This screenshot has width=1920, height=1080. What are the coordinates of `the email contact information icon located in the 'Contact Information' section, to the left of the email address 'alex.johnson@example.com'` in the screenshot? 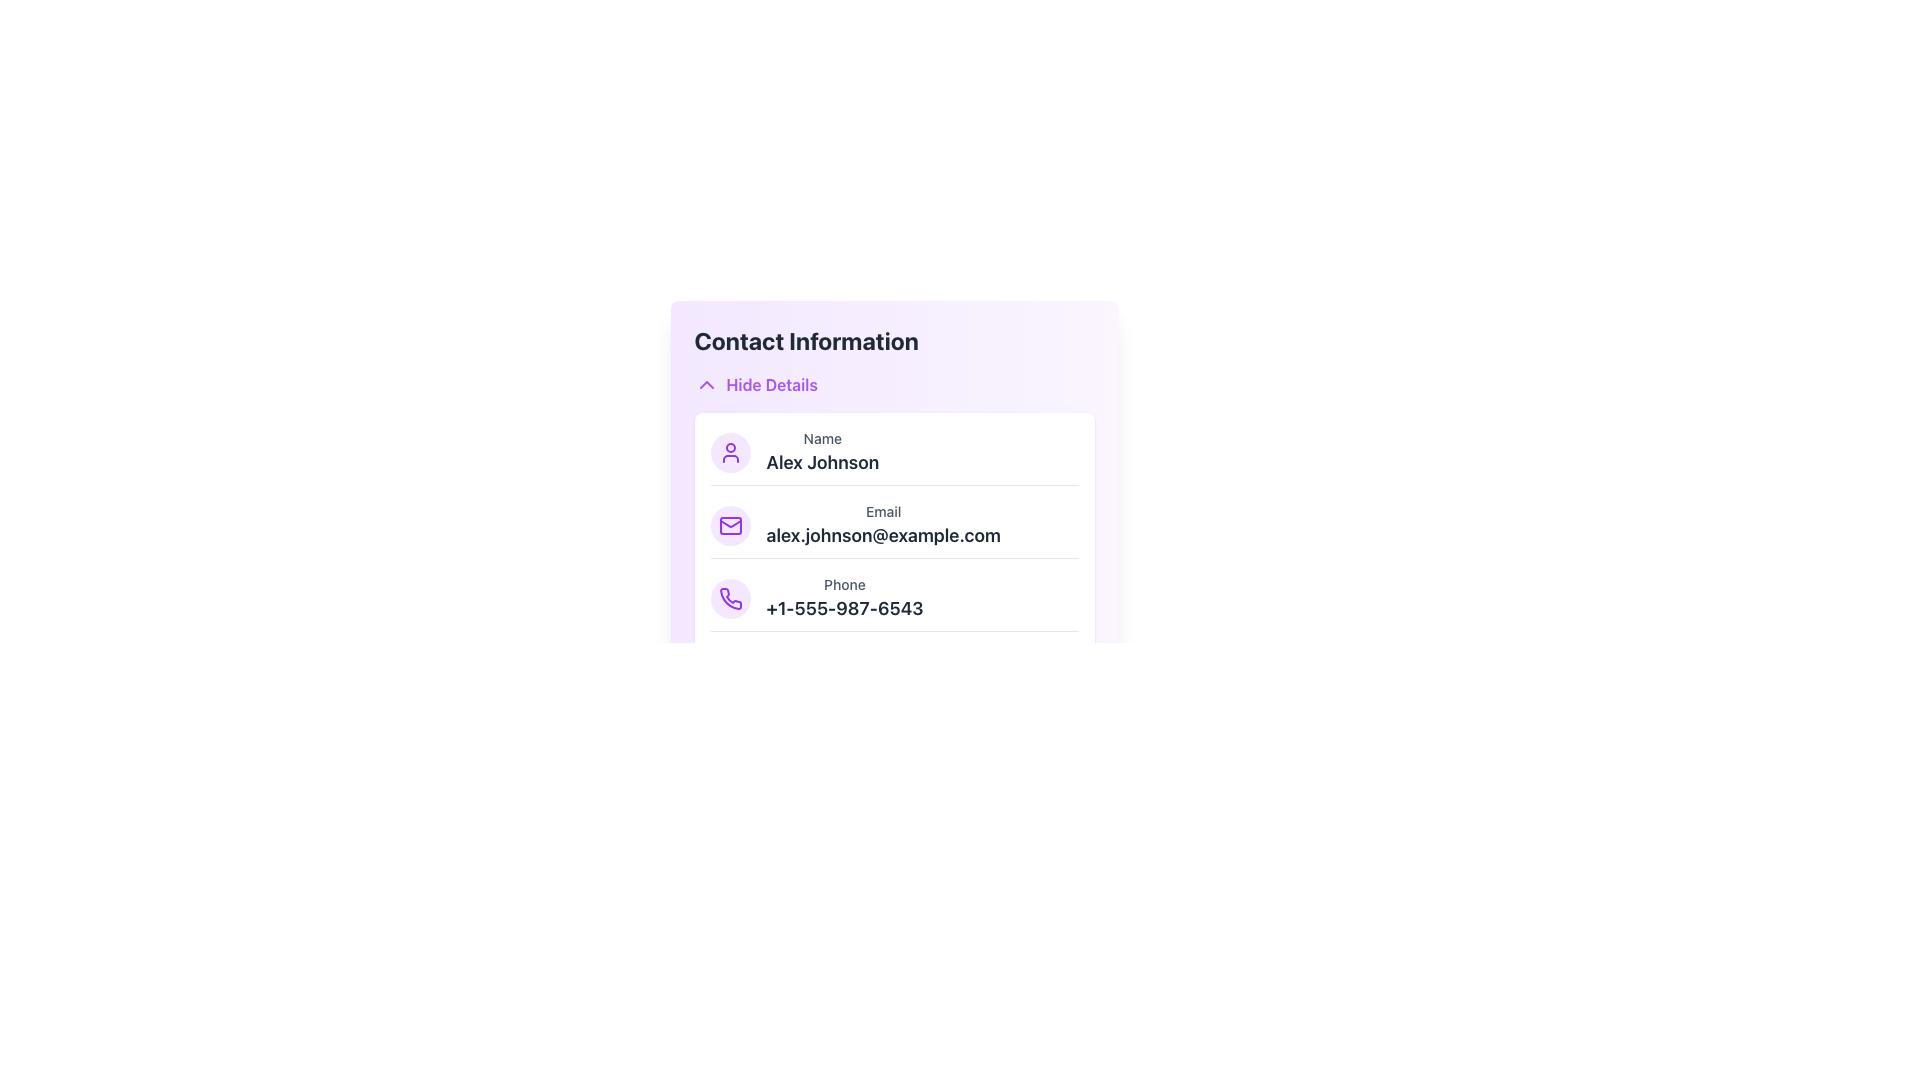 It's located at (729, 524).